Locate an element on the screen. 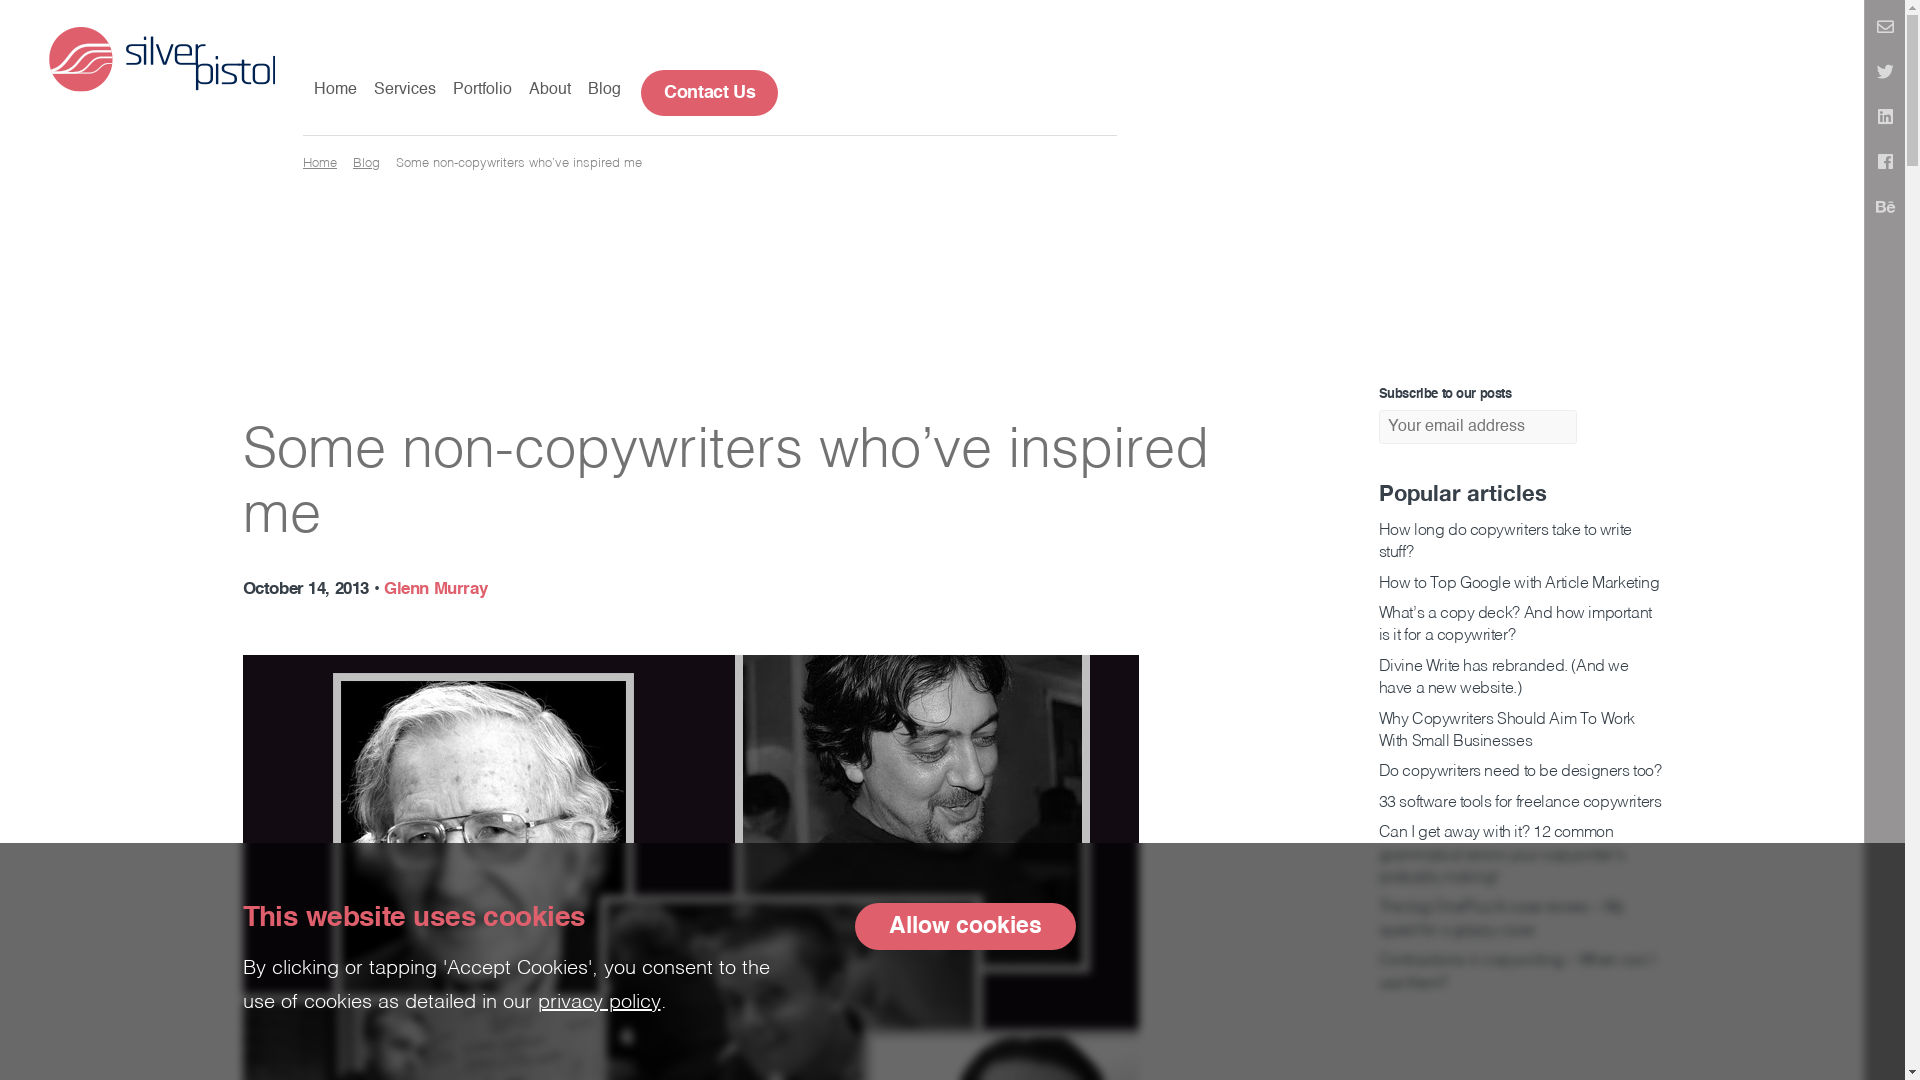  'Portfolio' is located at coordinates (482, 91).